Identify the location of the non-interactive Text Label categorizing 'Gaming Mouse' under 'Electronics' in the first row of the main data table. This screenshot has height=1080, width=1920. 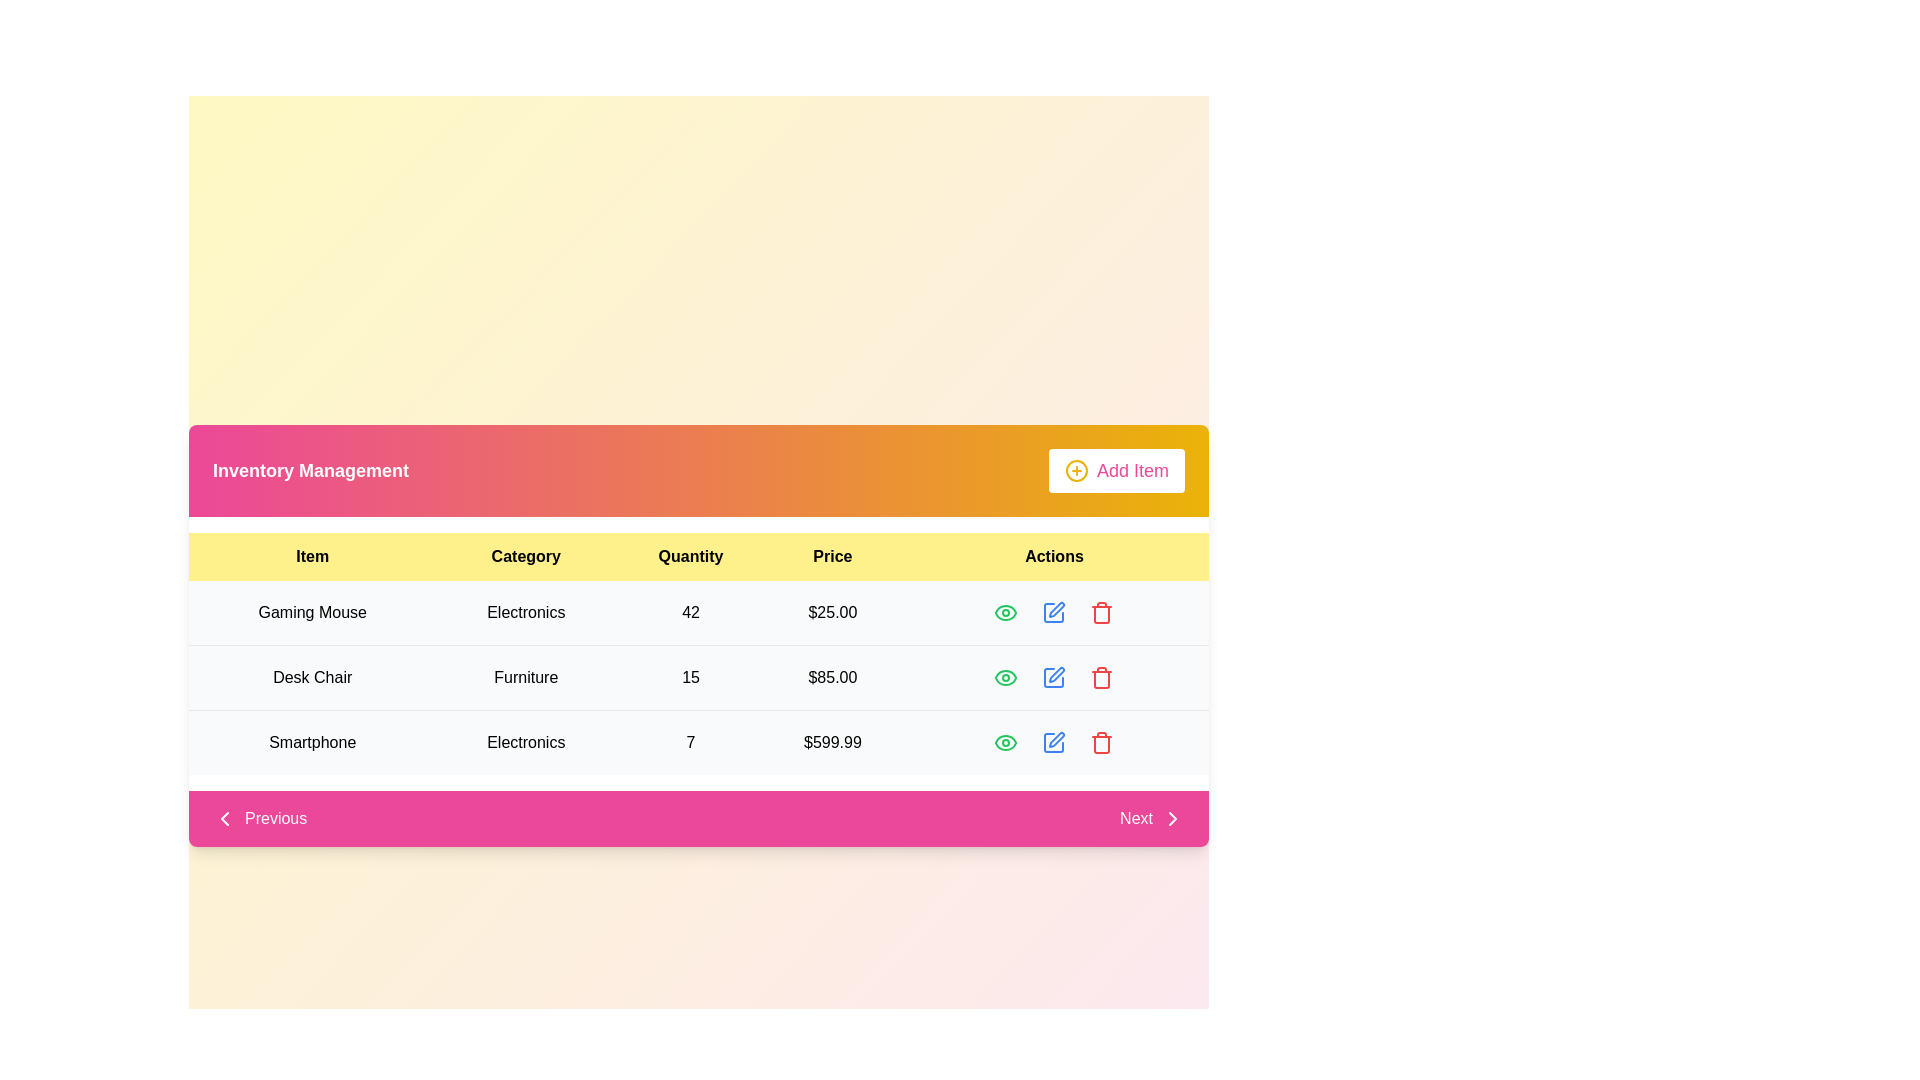
(526, 612).